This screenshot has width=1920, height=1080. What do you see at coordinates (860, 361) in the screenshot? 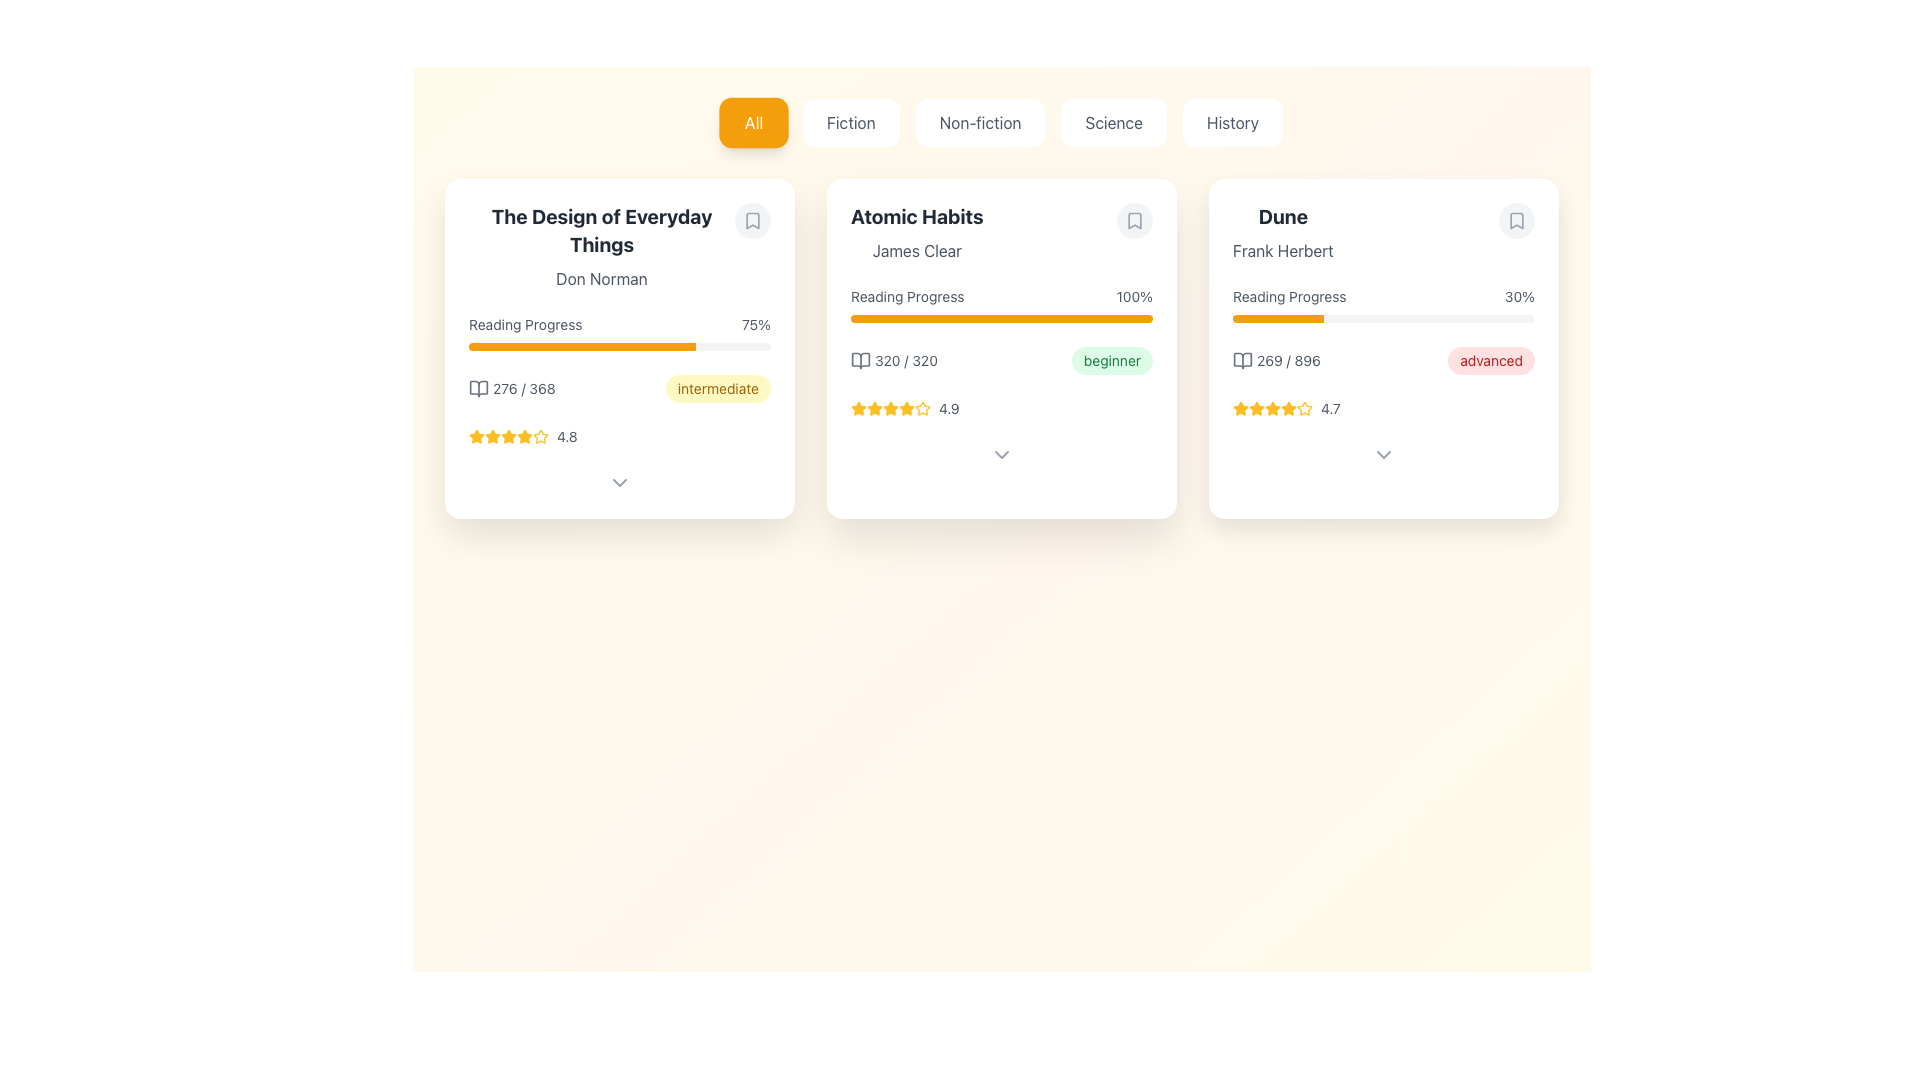
I see `the open book icon located` at bounding box center [860, 361].